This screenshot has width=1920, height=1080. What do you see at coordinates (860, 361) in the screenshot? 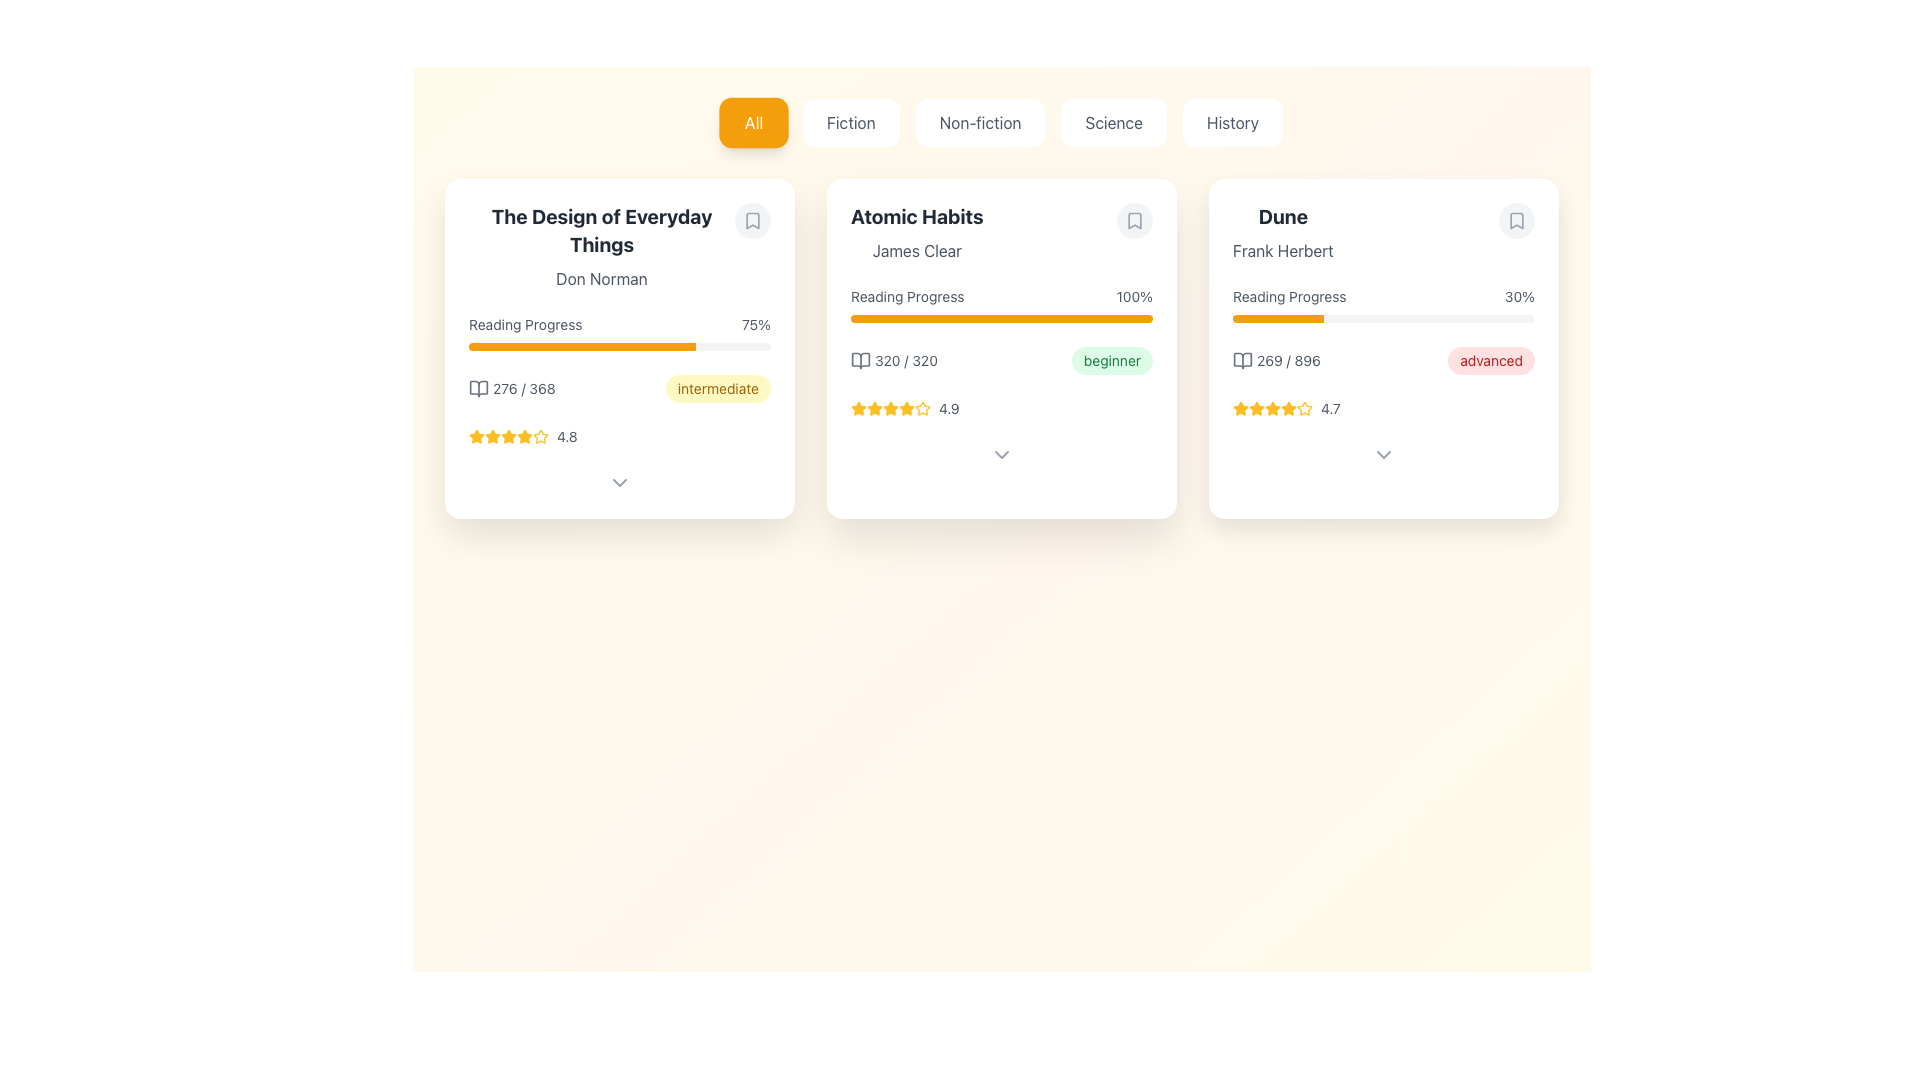
I see `the open book icon located` at bounding box center [860, 361].